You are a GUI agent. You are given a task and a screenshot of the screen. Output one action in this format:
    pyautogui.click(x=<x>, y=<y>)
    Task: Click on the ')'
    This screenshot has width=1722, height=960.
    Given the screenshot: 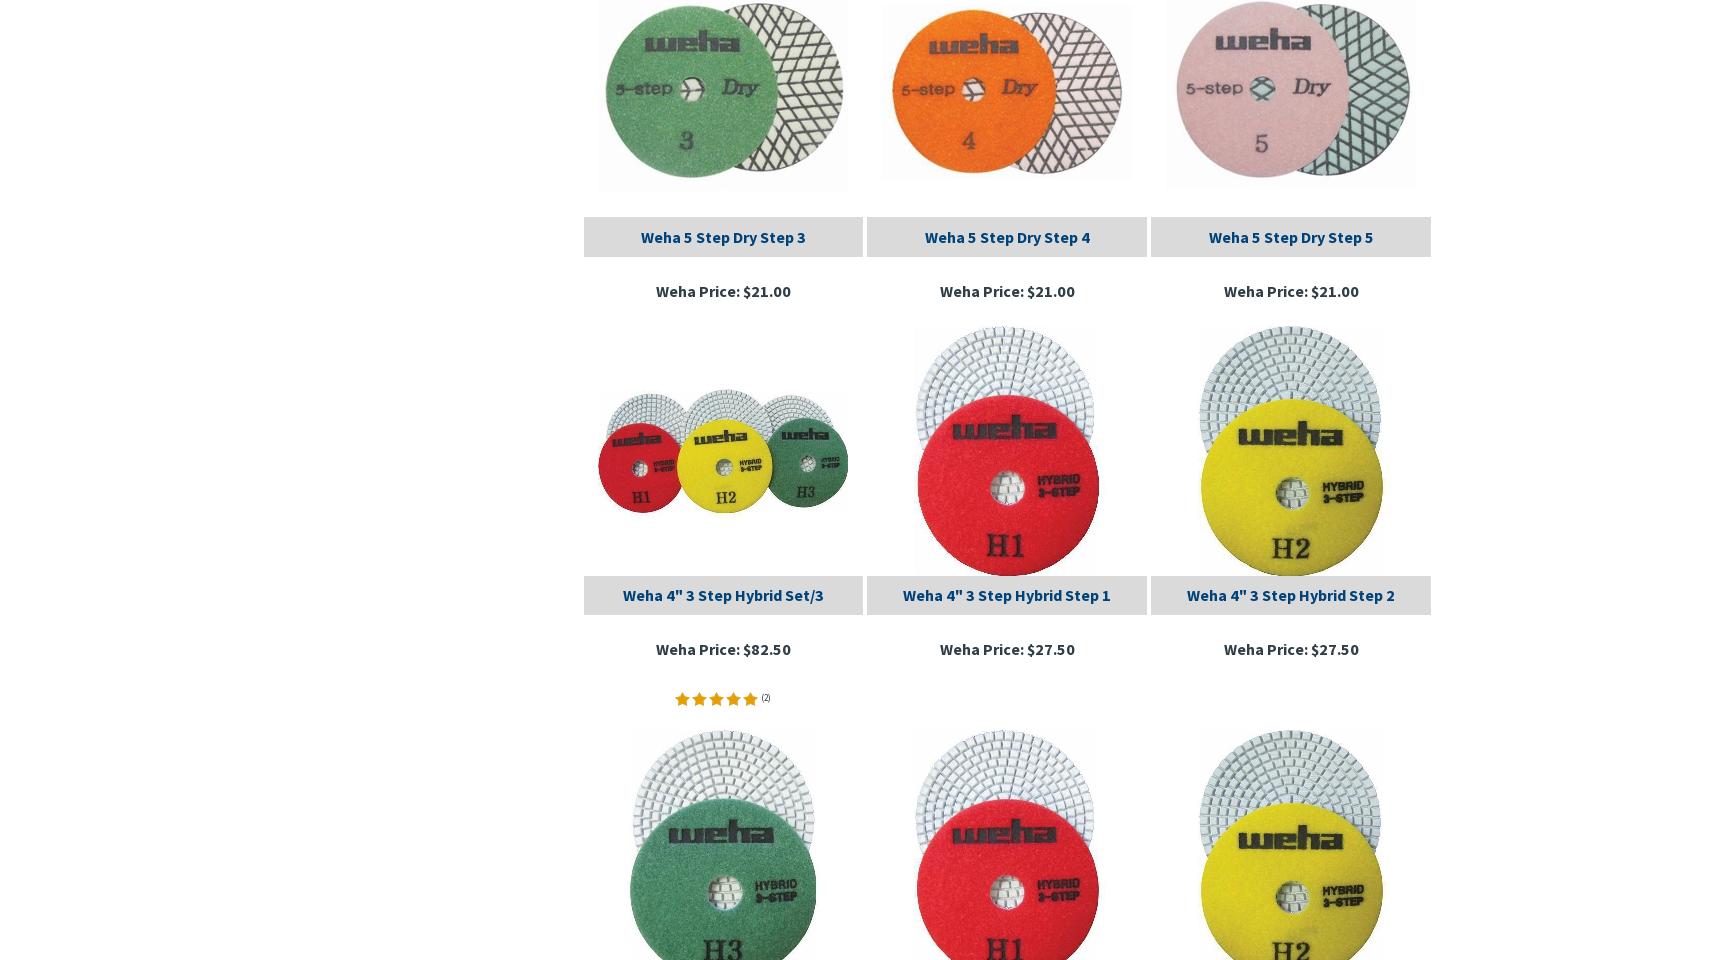 What is the action you would take?
    pyautogui.click(x=769, y=696)
    